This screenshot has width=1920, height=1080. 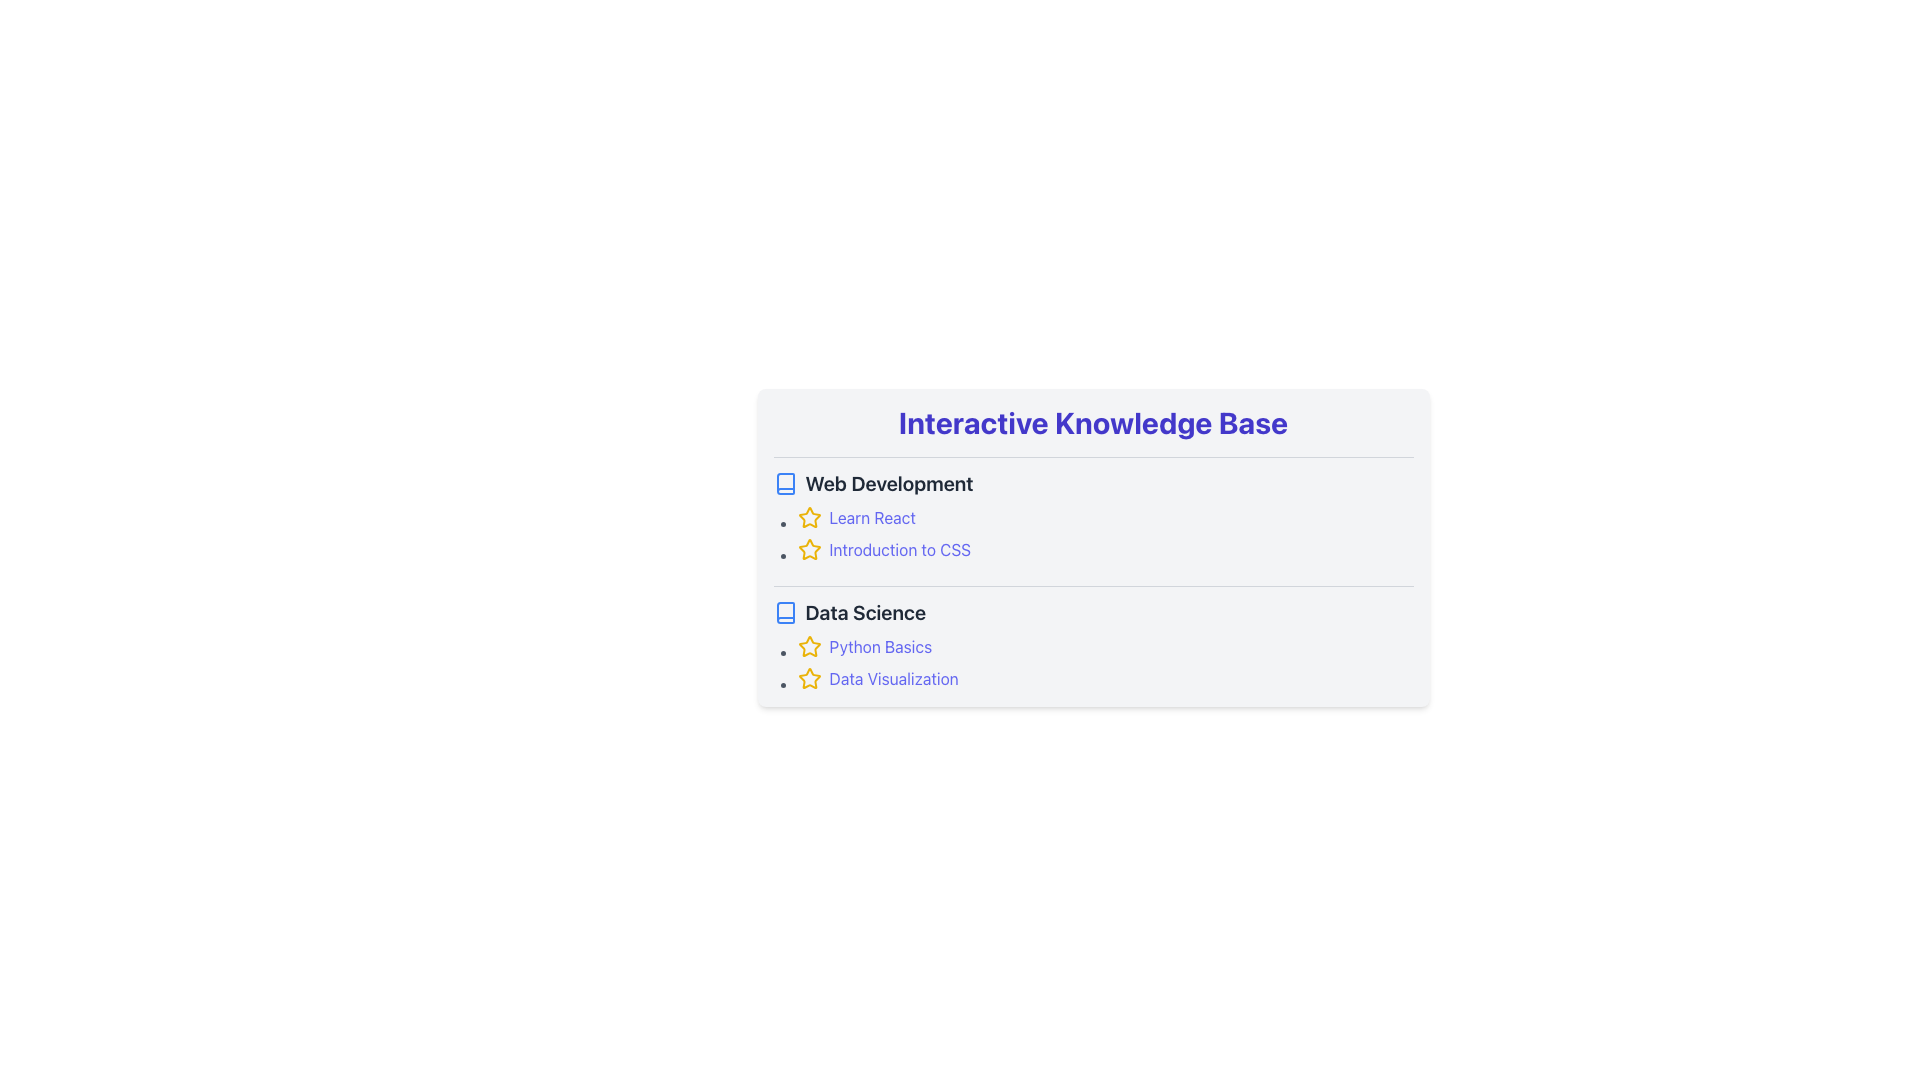 I want to click on the yellow outlined star icon filled with a white center, located to the left of the 'Learn React' list item in the Web Development section to trigger a response, so click(x=809, y=549).